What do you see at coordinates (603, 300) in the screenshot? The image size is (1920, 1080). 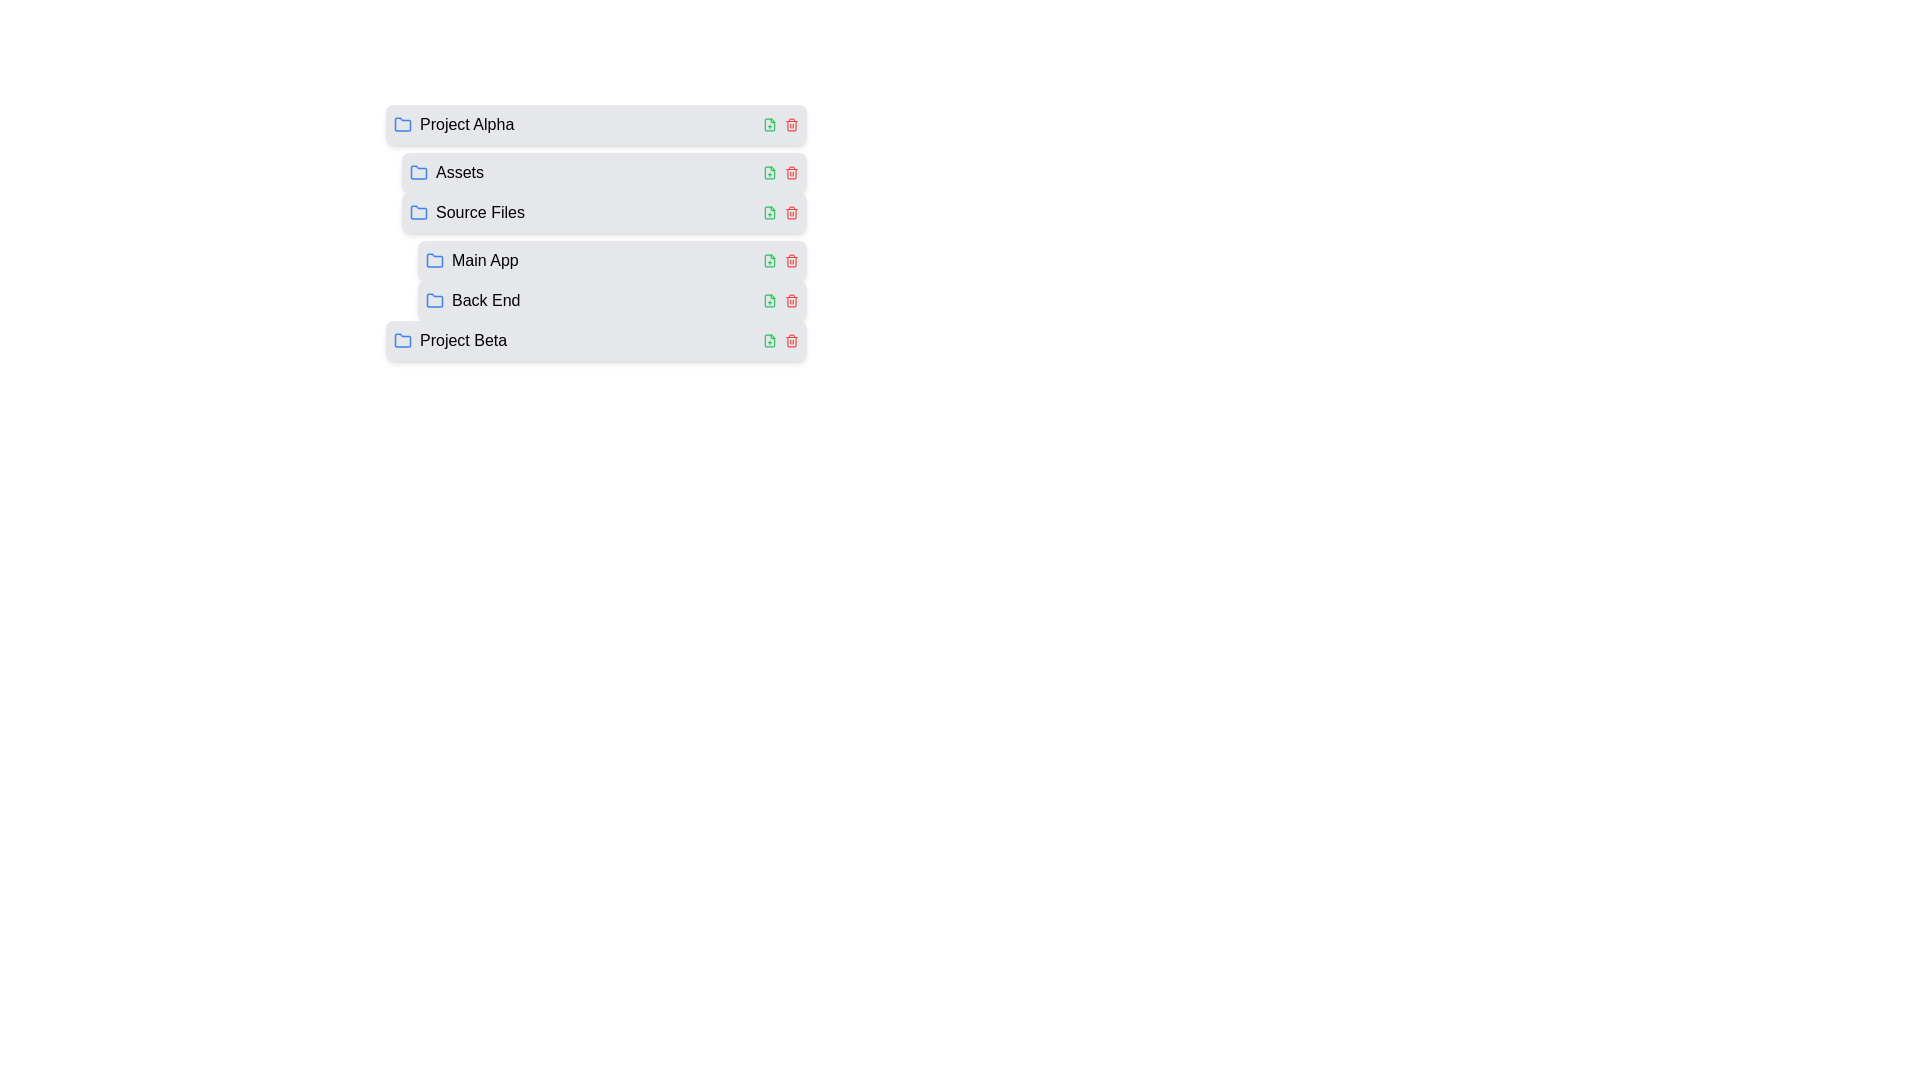 I see `the 'Back End' row item in the vertical list` at bounding box center [603, 300].